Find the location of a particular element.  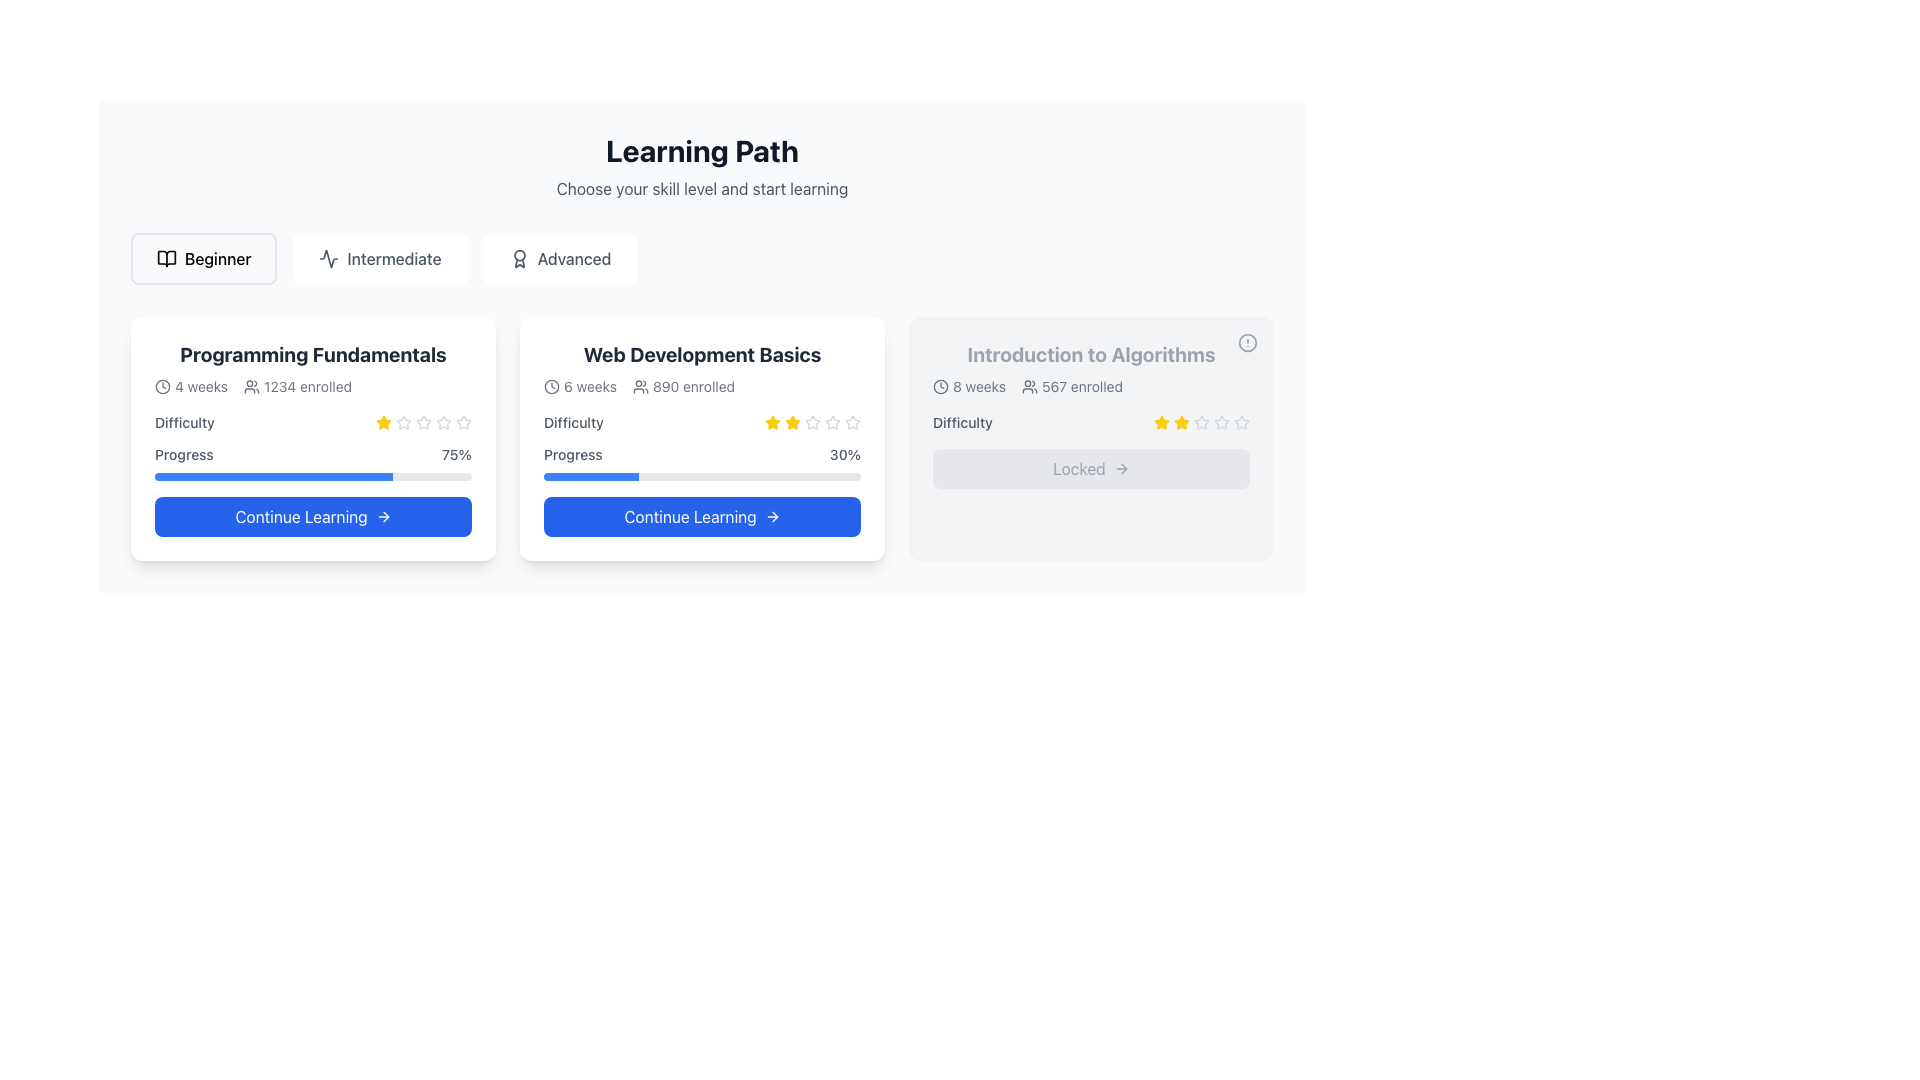

informational label with icons containing '4 weeks' and '1234 enrolled' text, located in the second row of the 'Programming Fundamentals' card, using the center coordinates provided is located at coordinates (312, 386).